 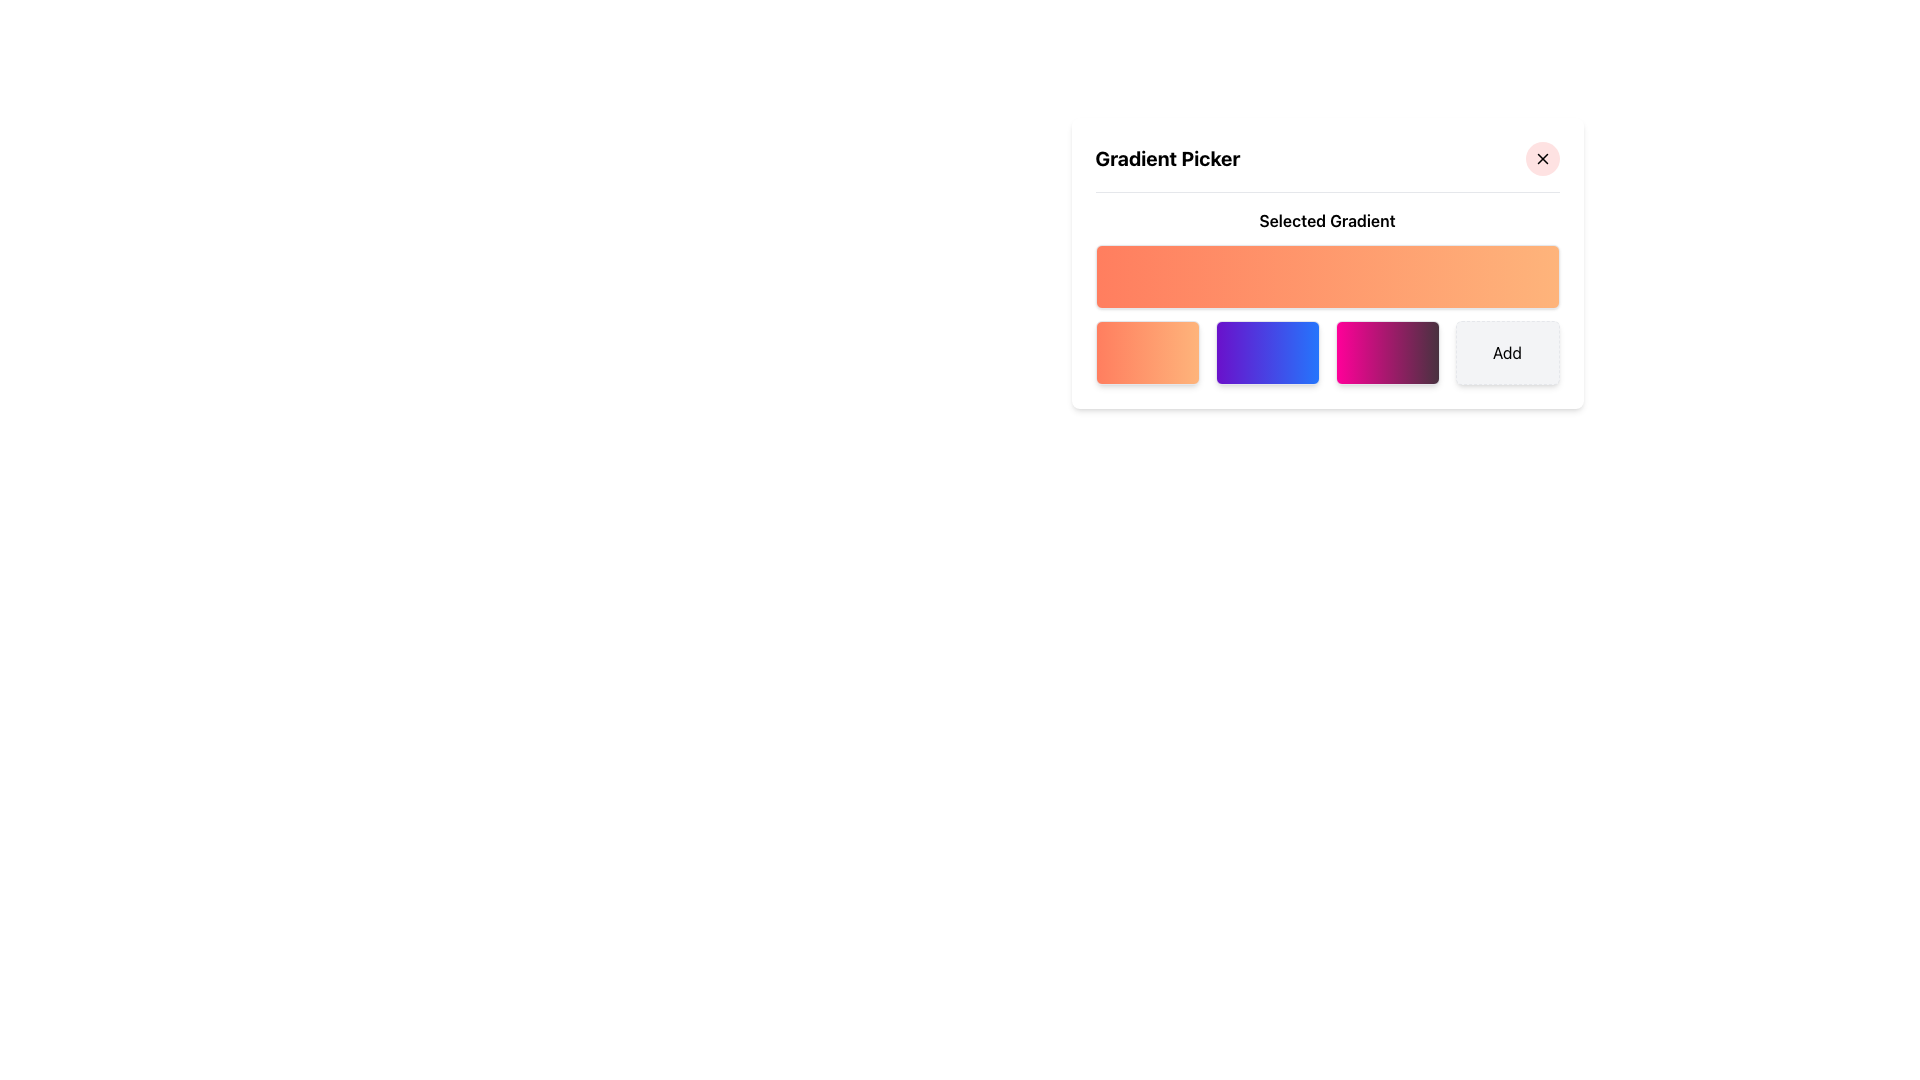 I want to click on the first rectangular button with a bright orange, so click(x=1147, y=352).